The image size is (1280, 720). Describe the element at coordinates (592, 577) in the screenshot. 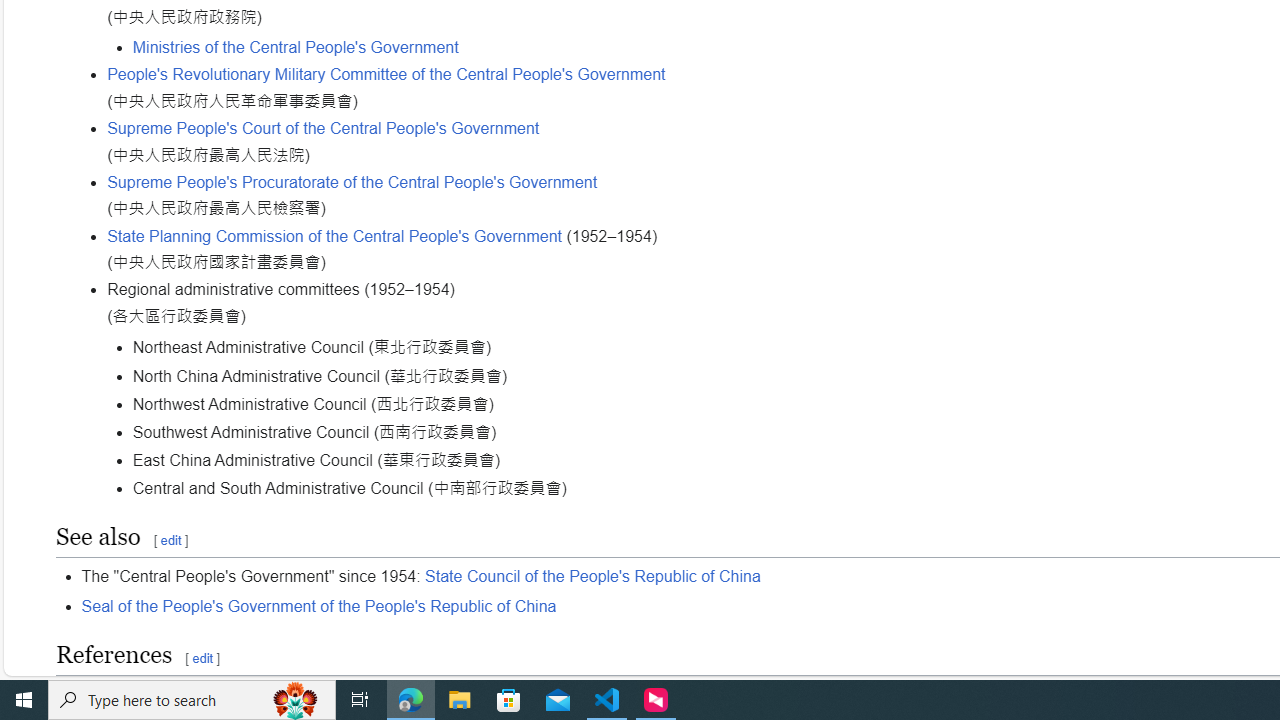

I see `'State Council of the People'` at that location.